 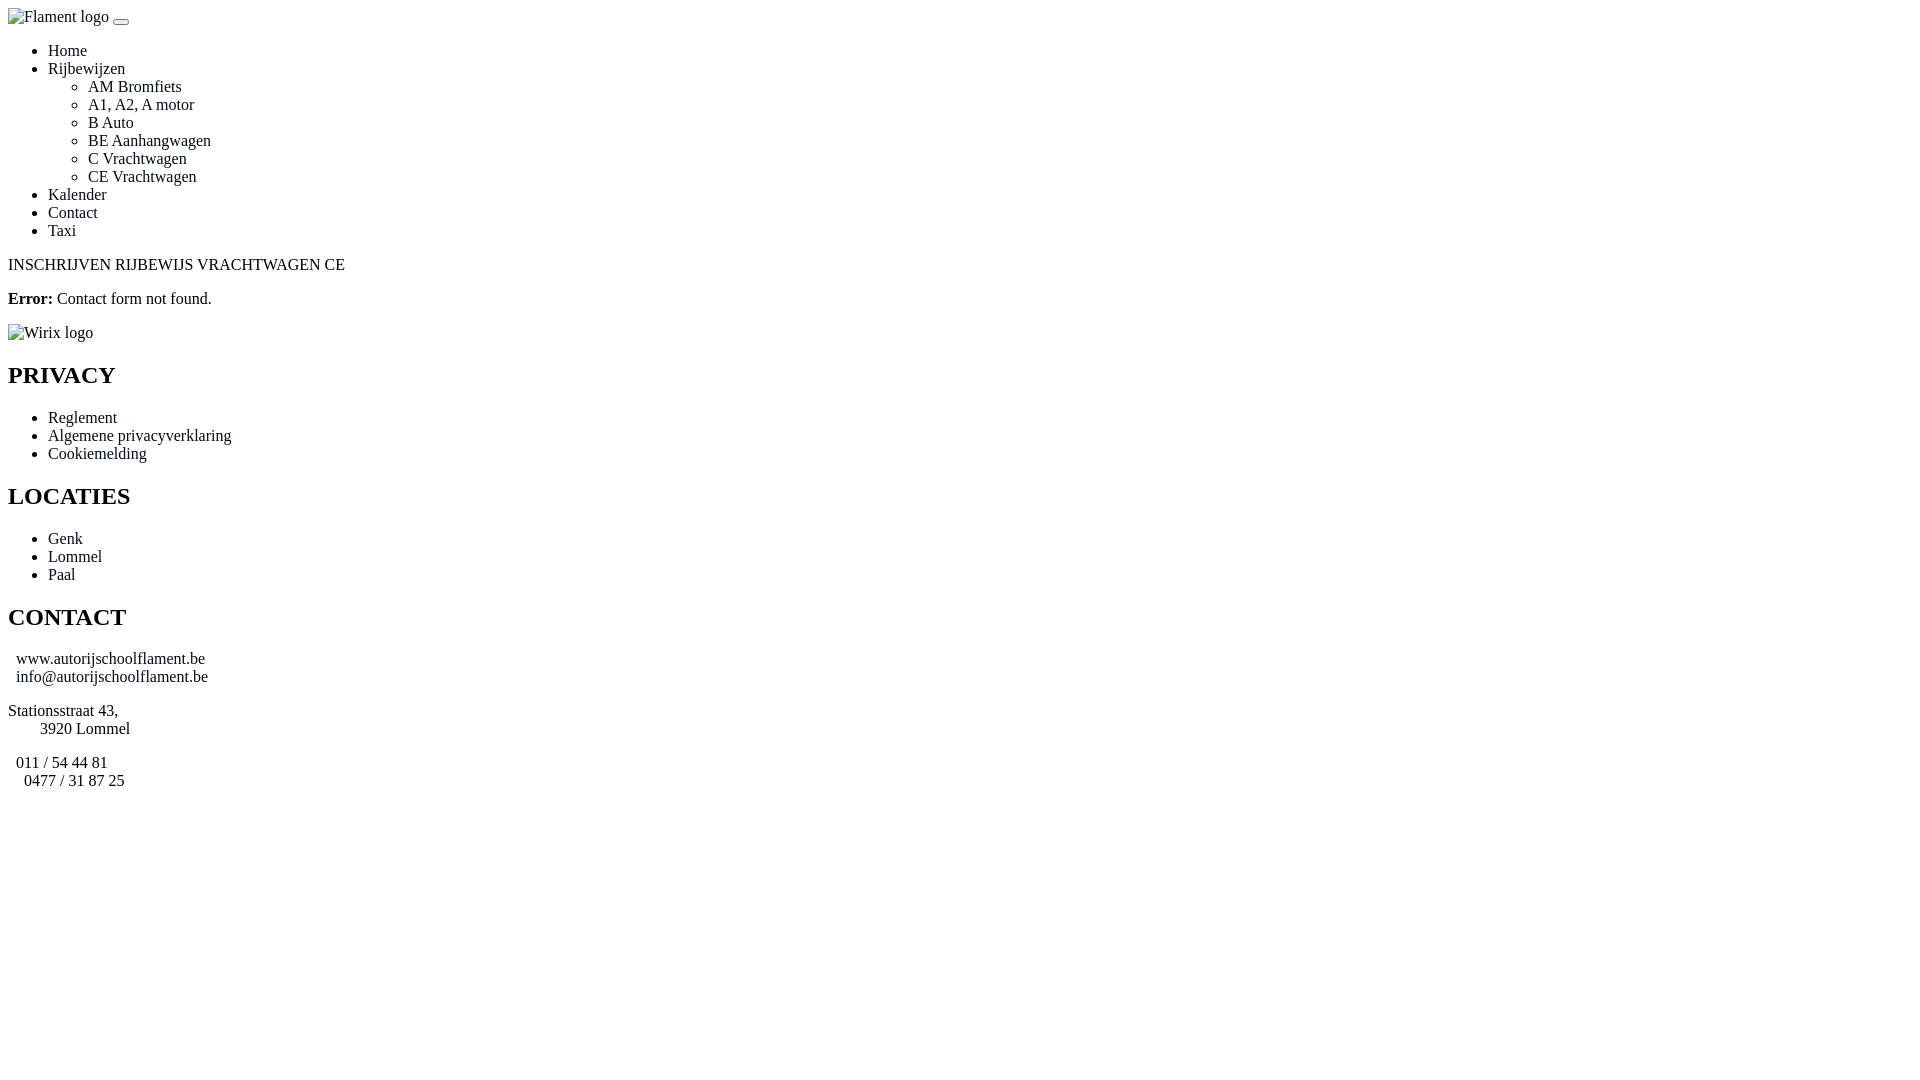 I want to click on 'Home', so click(x=67, y=49).